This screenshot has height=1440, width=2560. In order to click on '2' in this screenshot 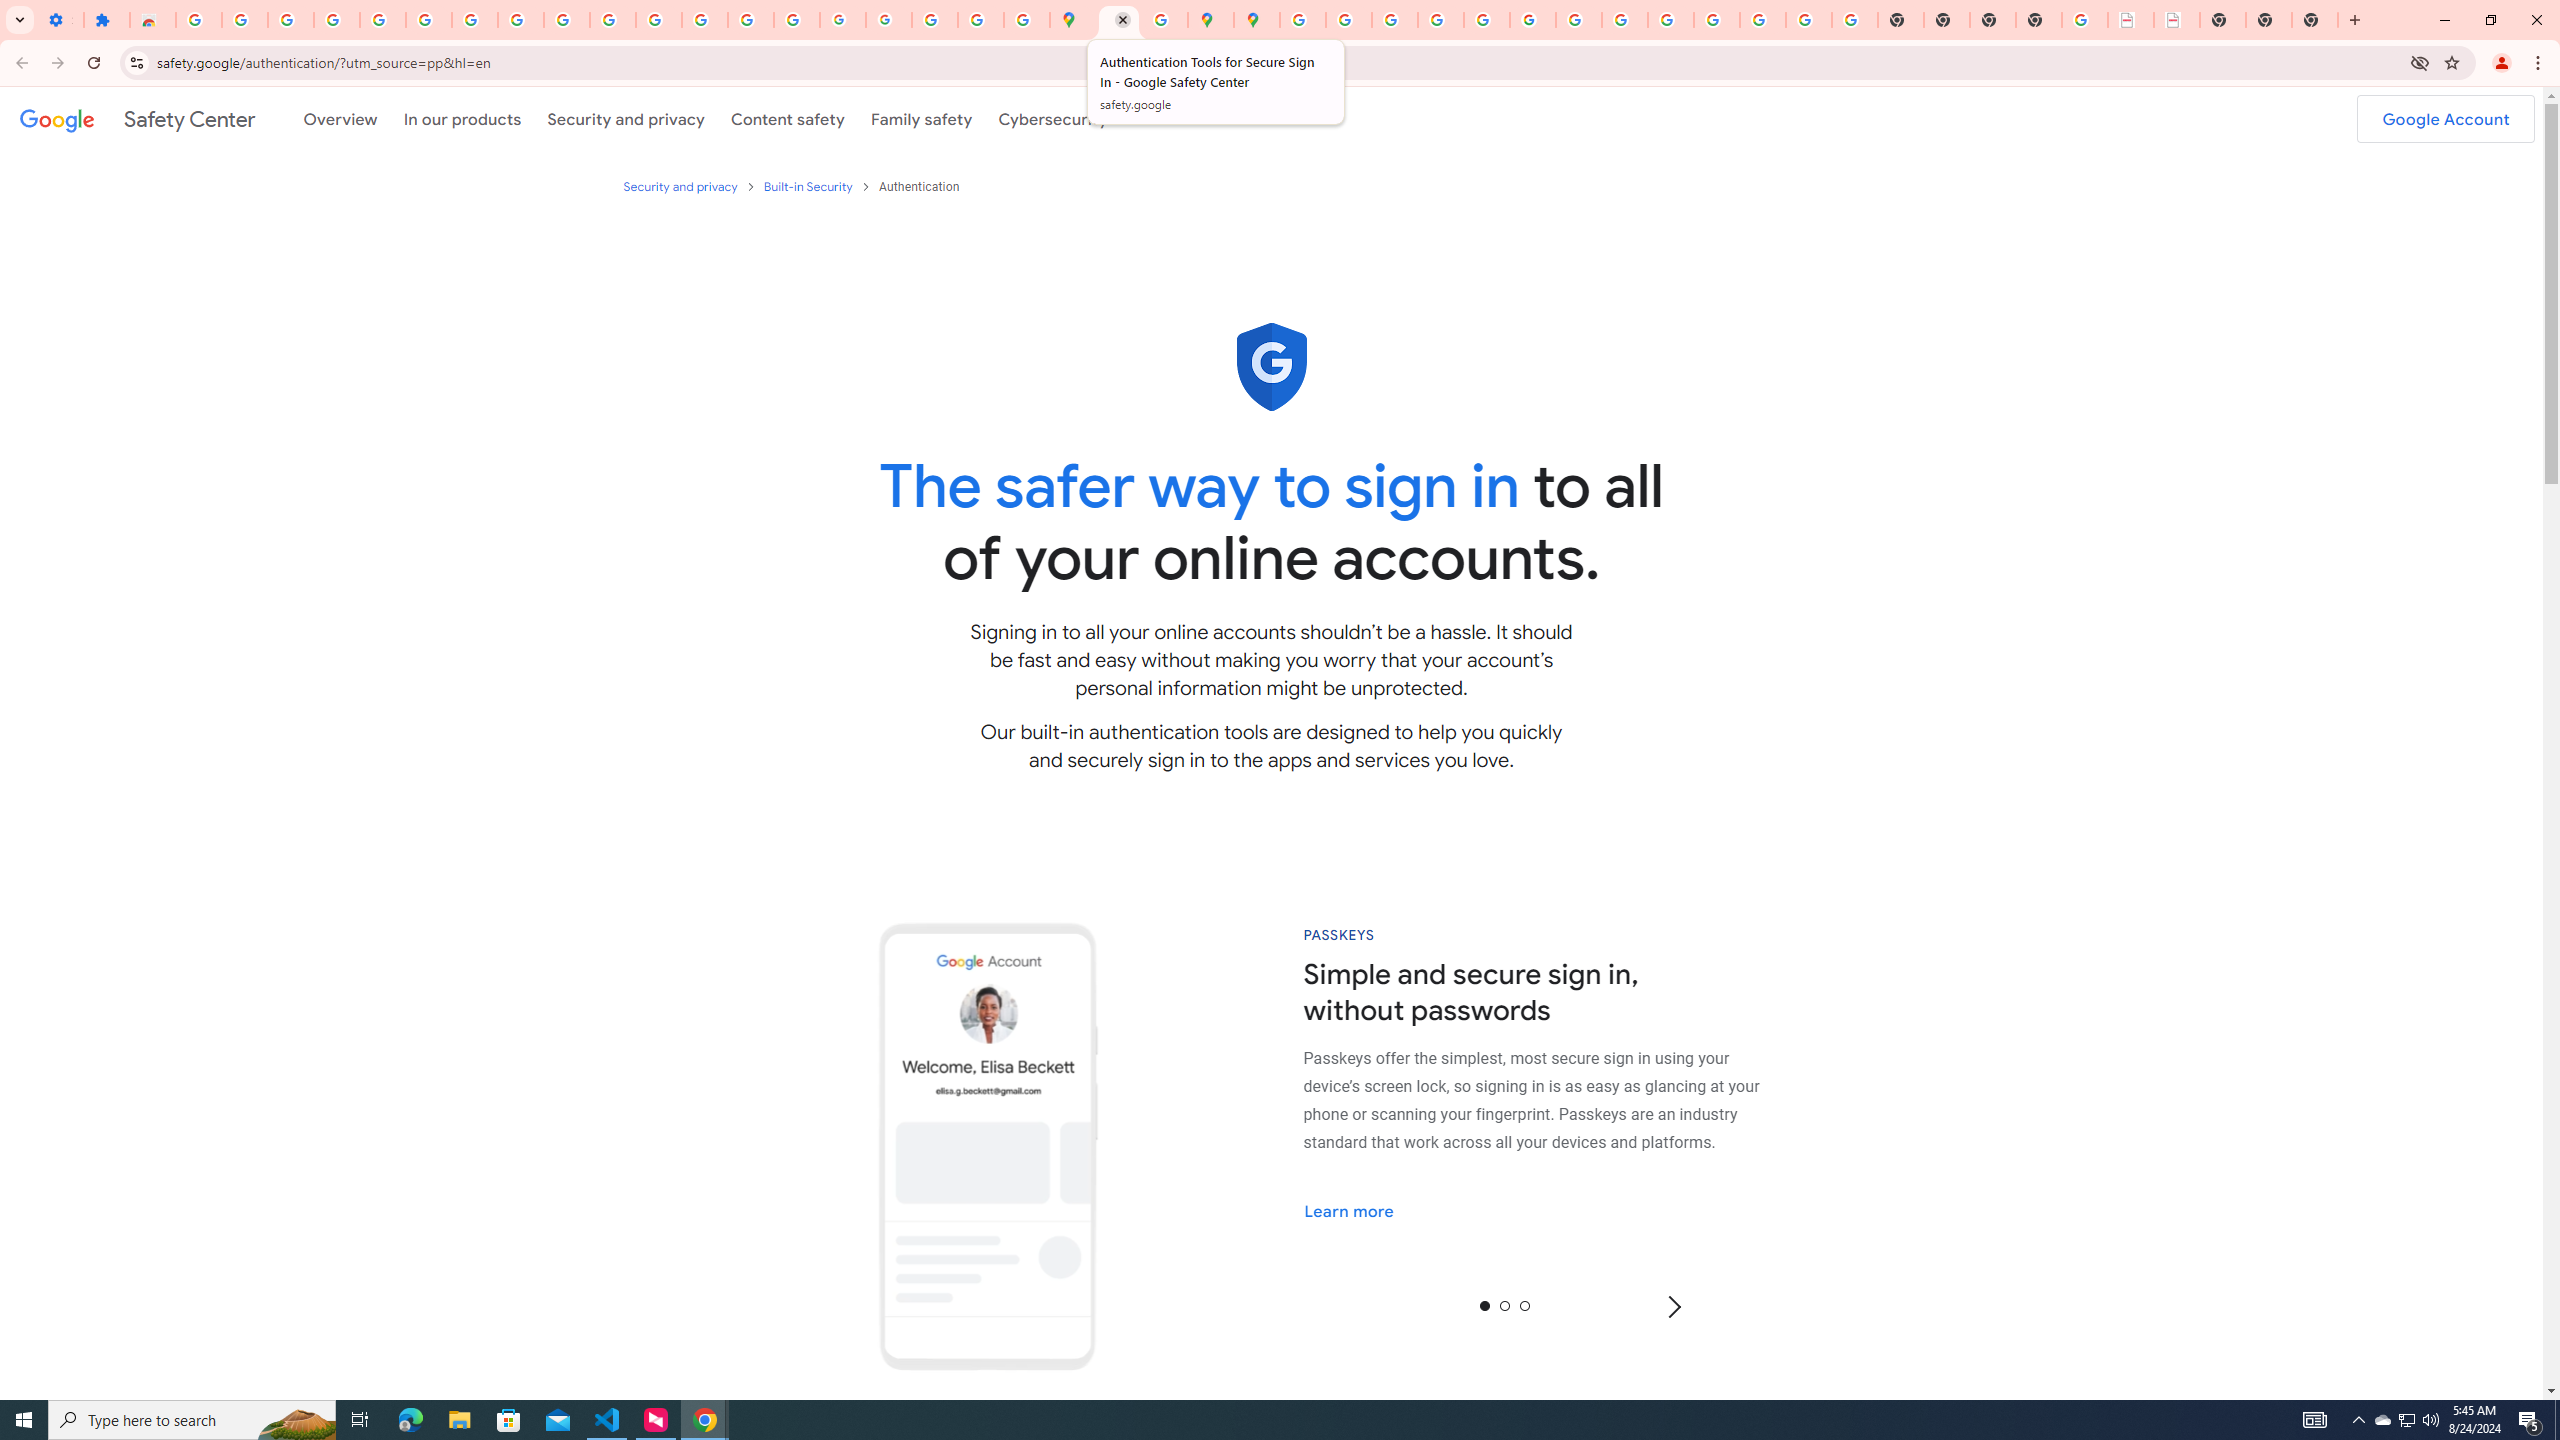, I will do `click(1522, 1305)`.